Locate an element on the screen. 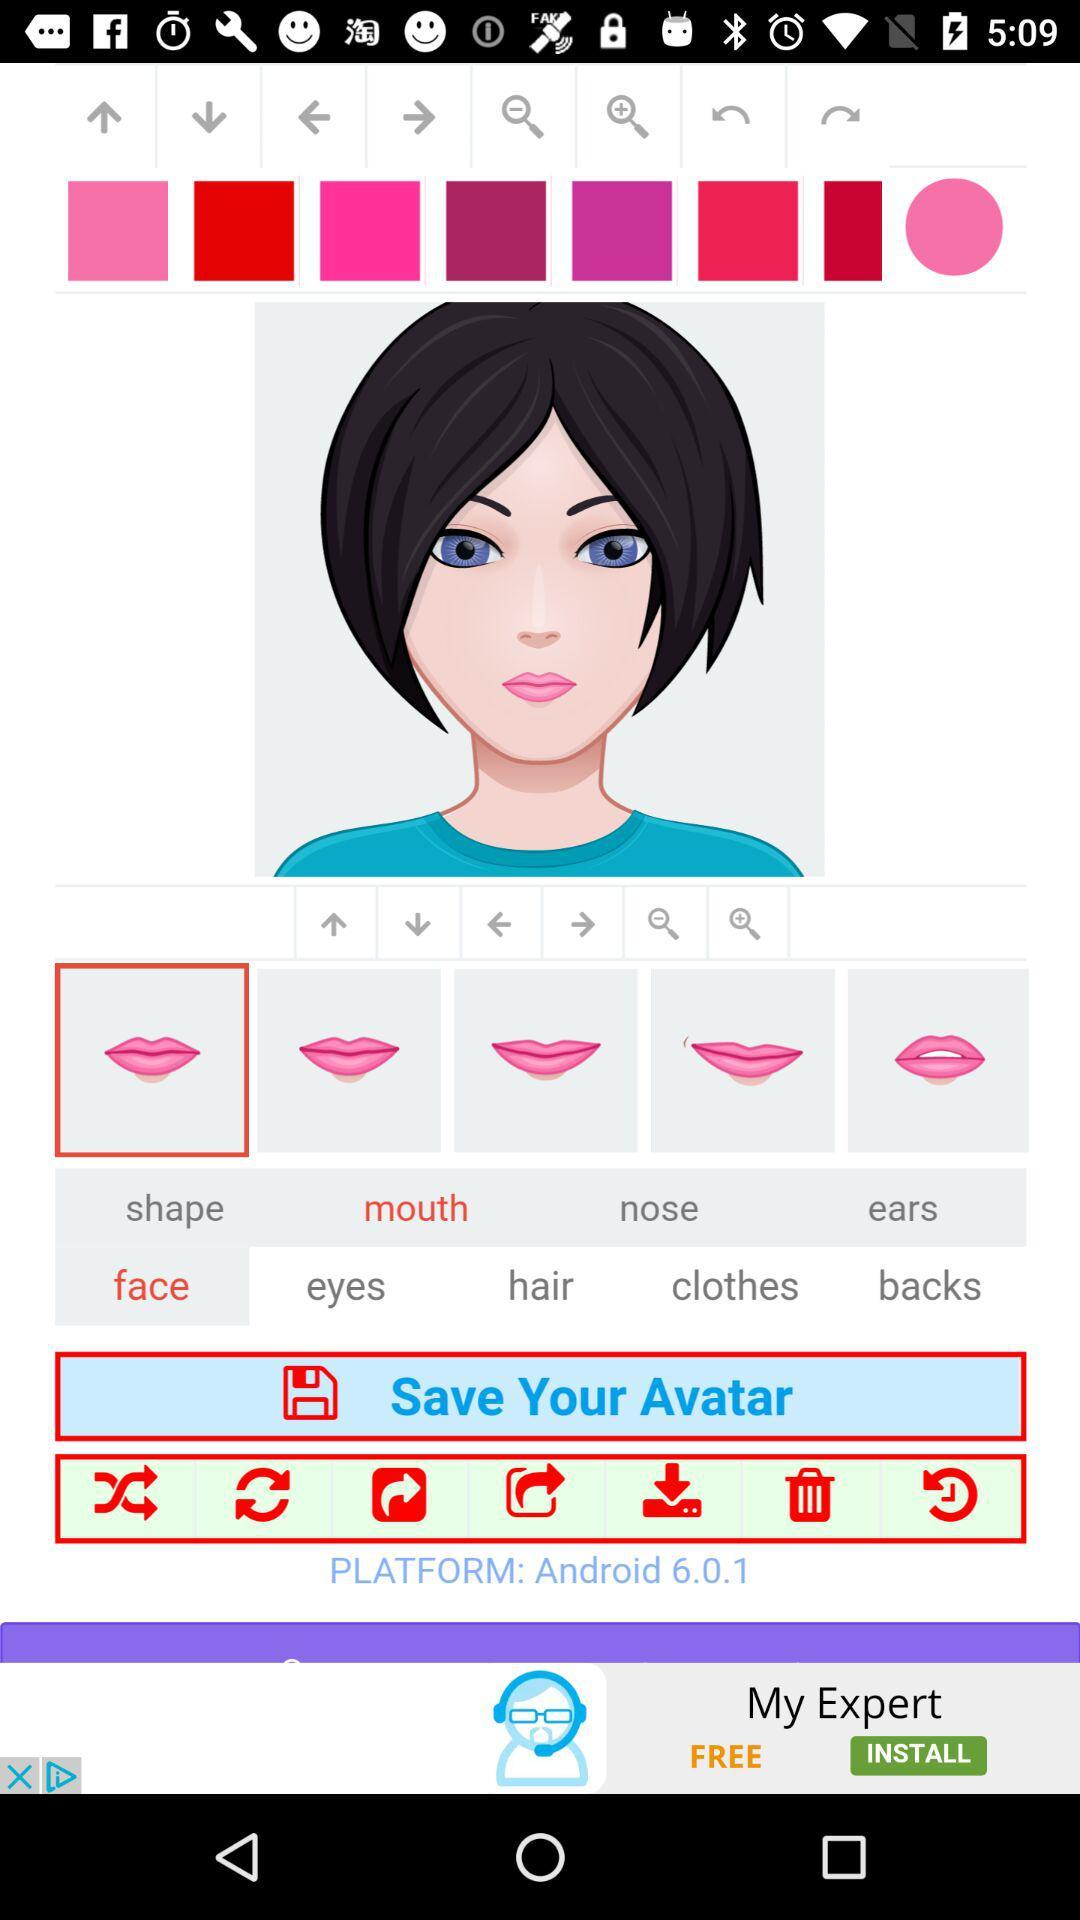  advertisement is located at coordinates (540, 1727).